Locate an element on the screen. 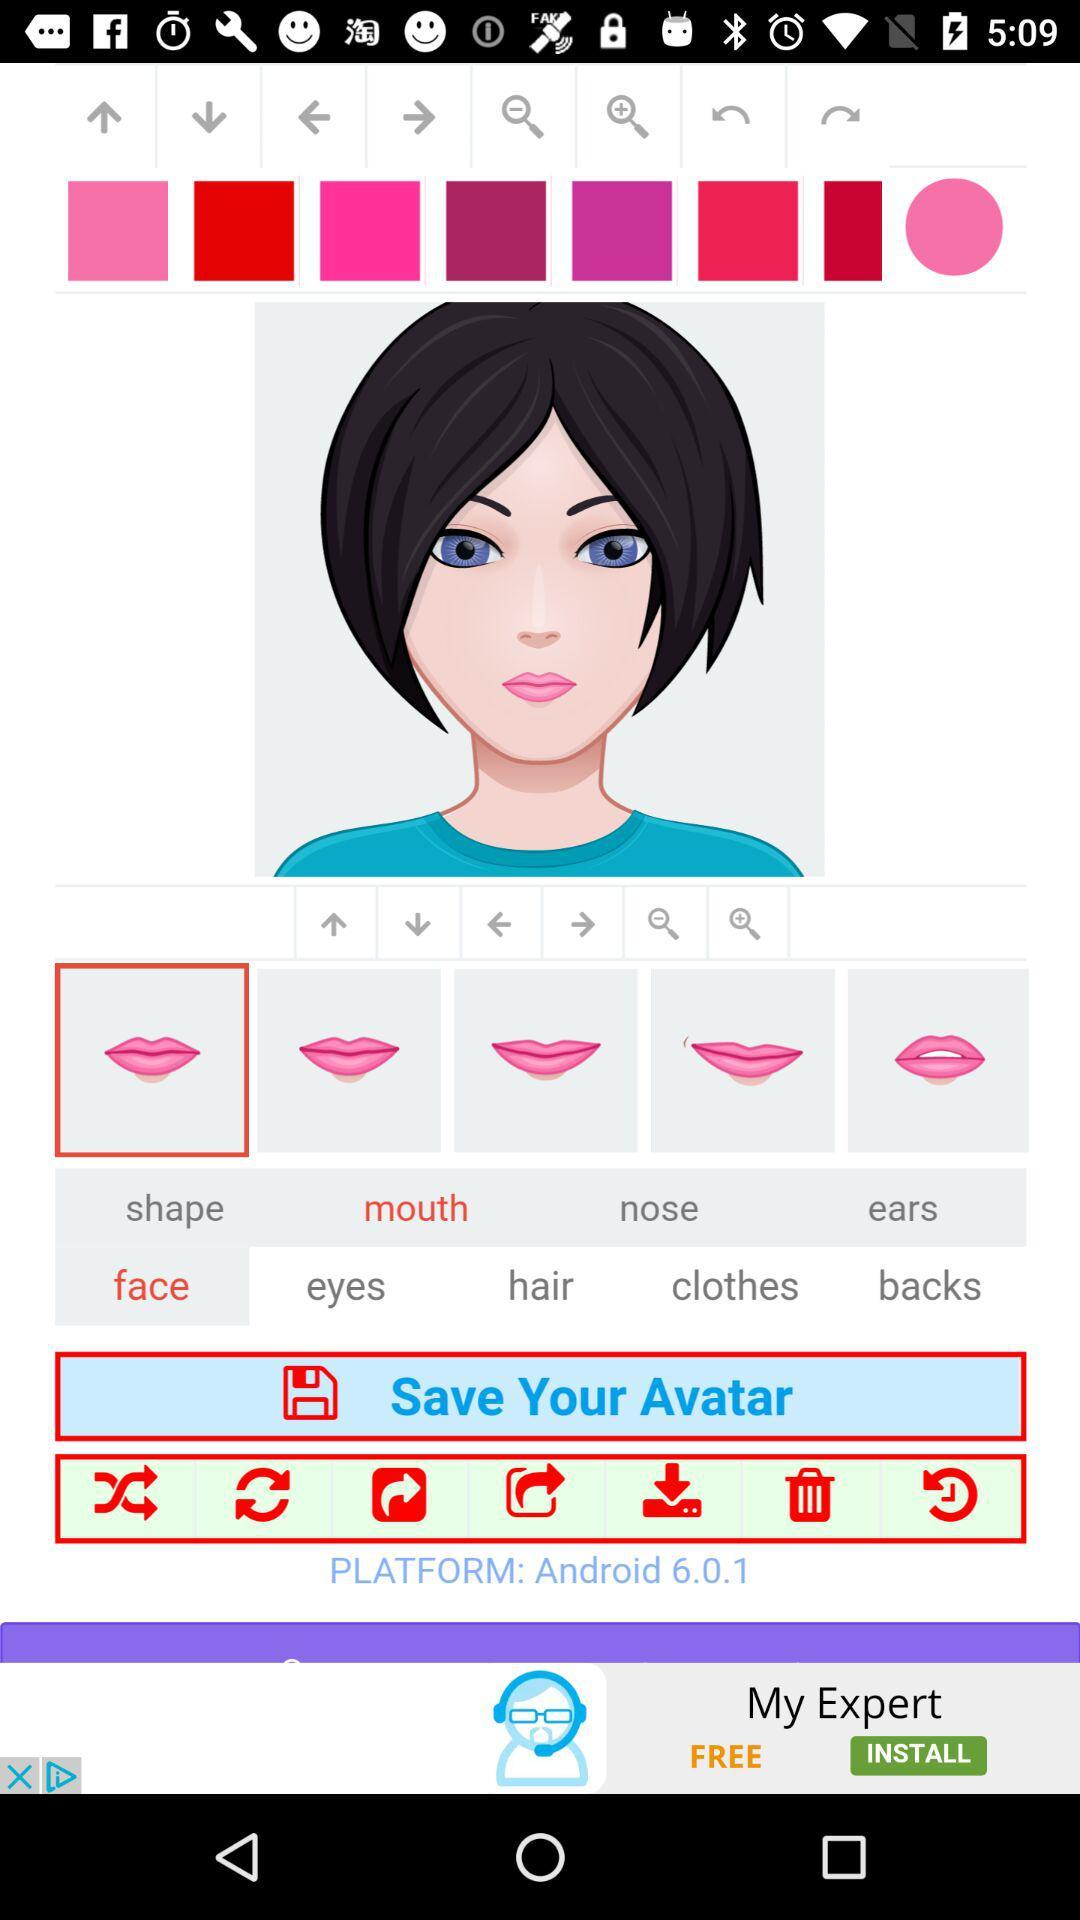  advertisement is located at coordinates (540, 1727).